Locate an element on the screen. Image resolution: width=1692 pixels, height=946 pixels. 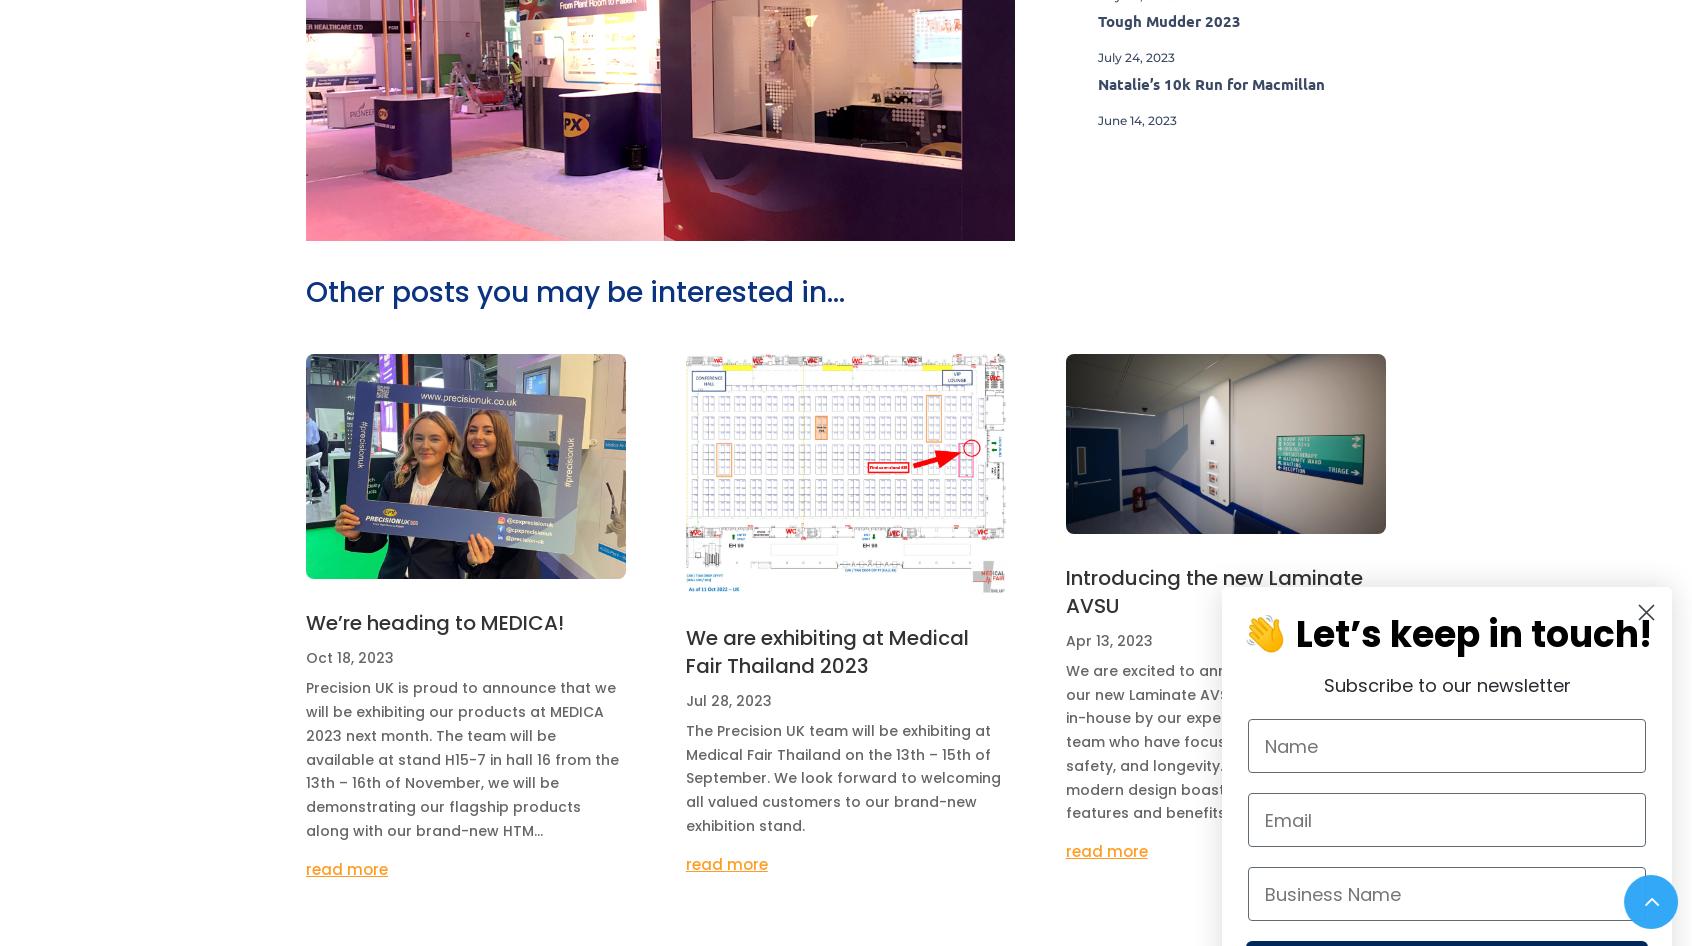
'We are exhibiting at Medical Fair Thailand 2023' is located at coordinates (826, 651).